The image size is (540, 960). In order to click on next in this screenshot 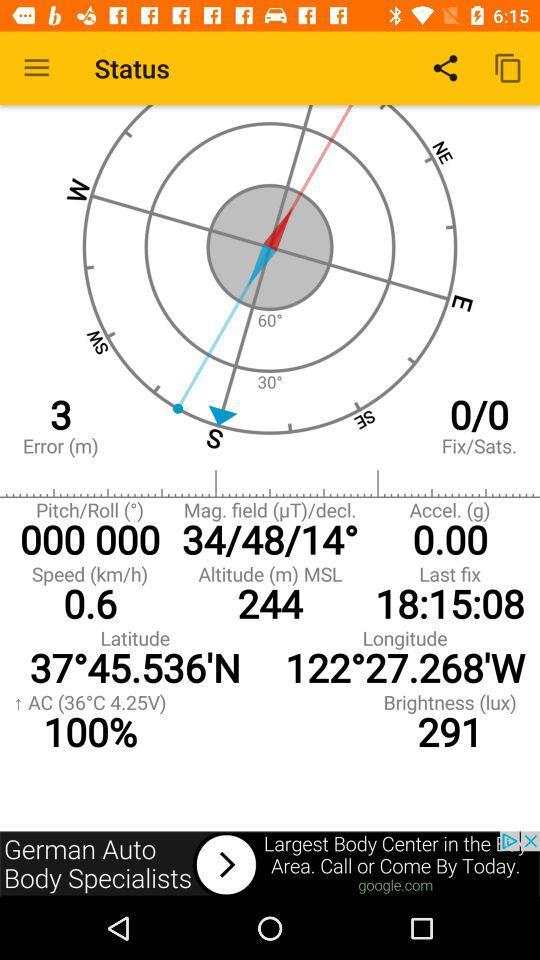, I will do `click(270, 863)`.